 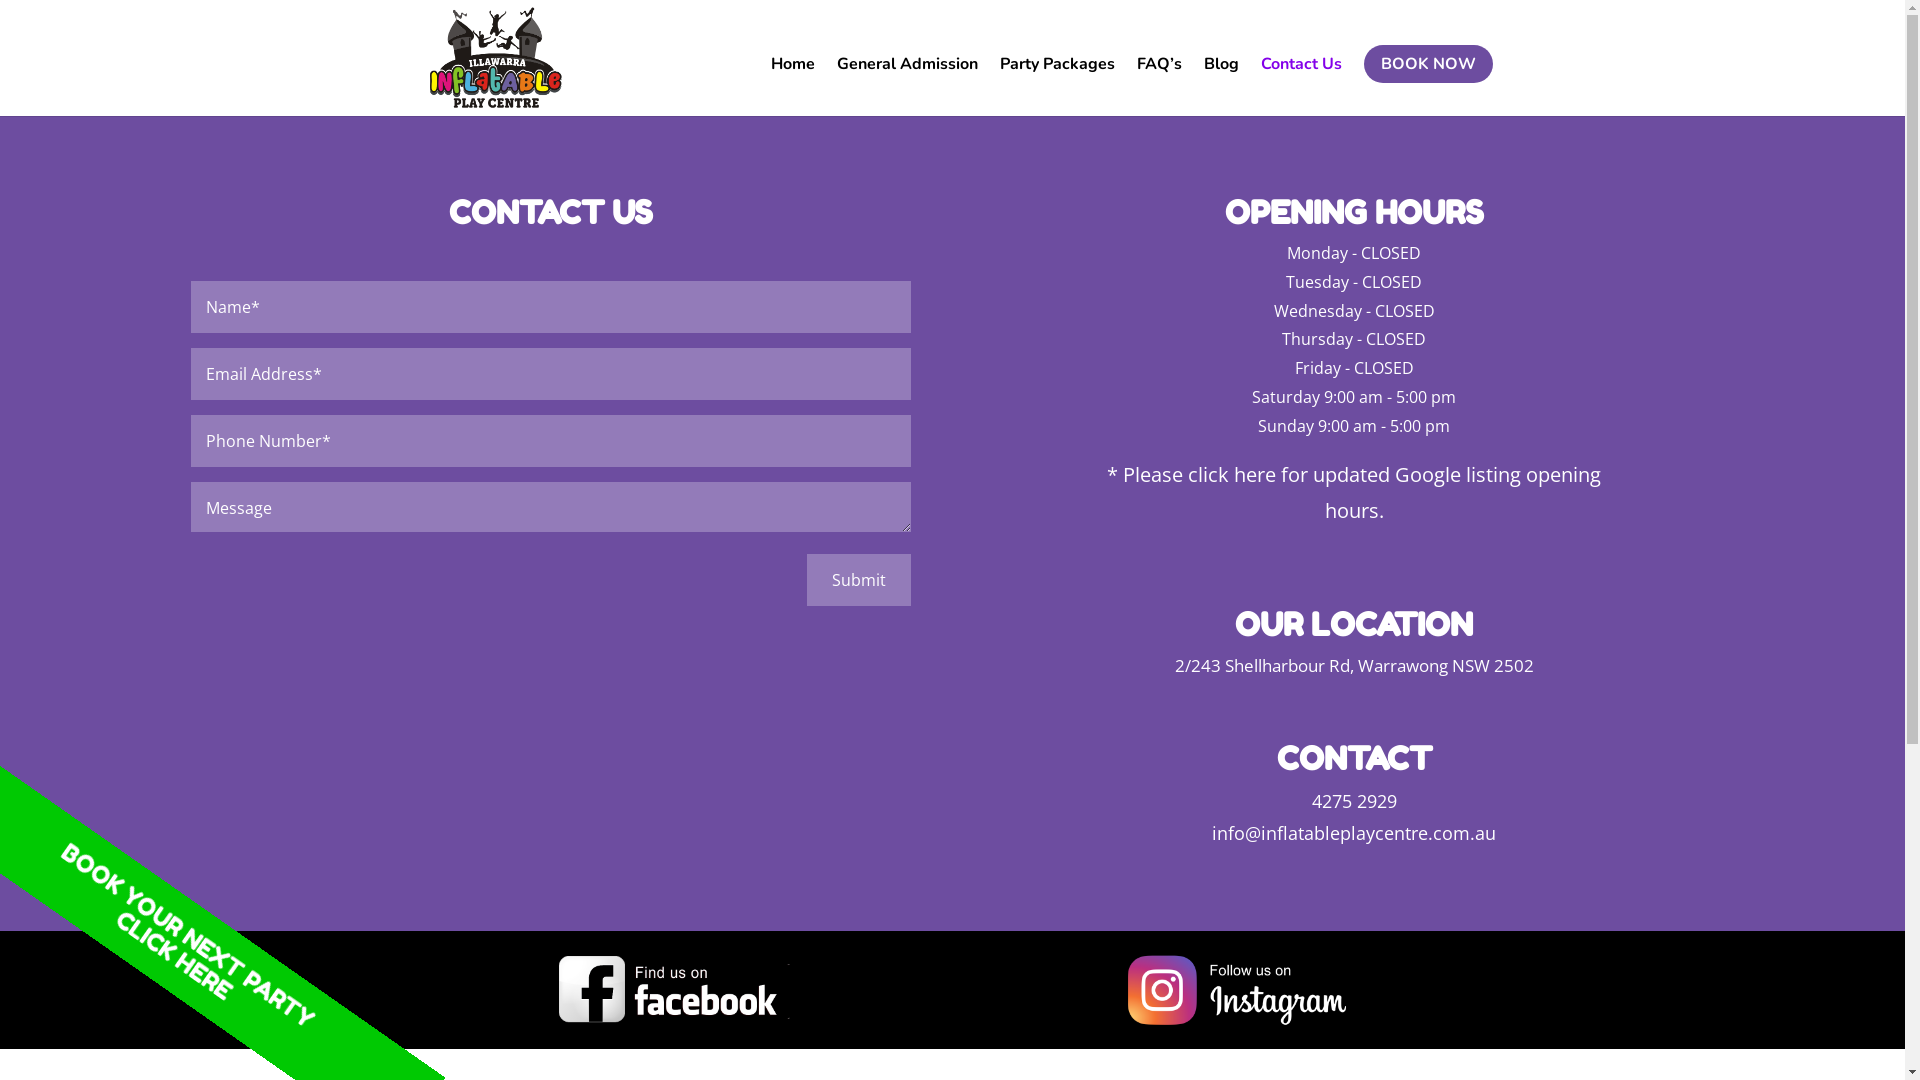 What do you see at coordinates (1354, 800) in the screenshot?
I see `'4275 2929'` at bounding box center [1354, 800].